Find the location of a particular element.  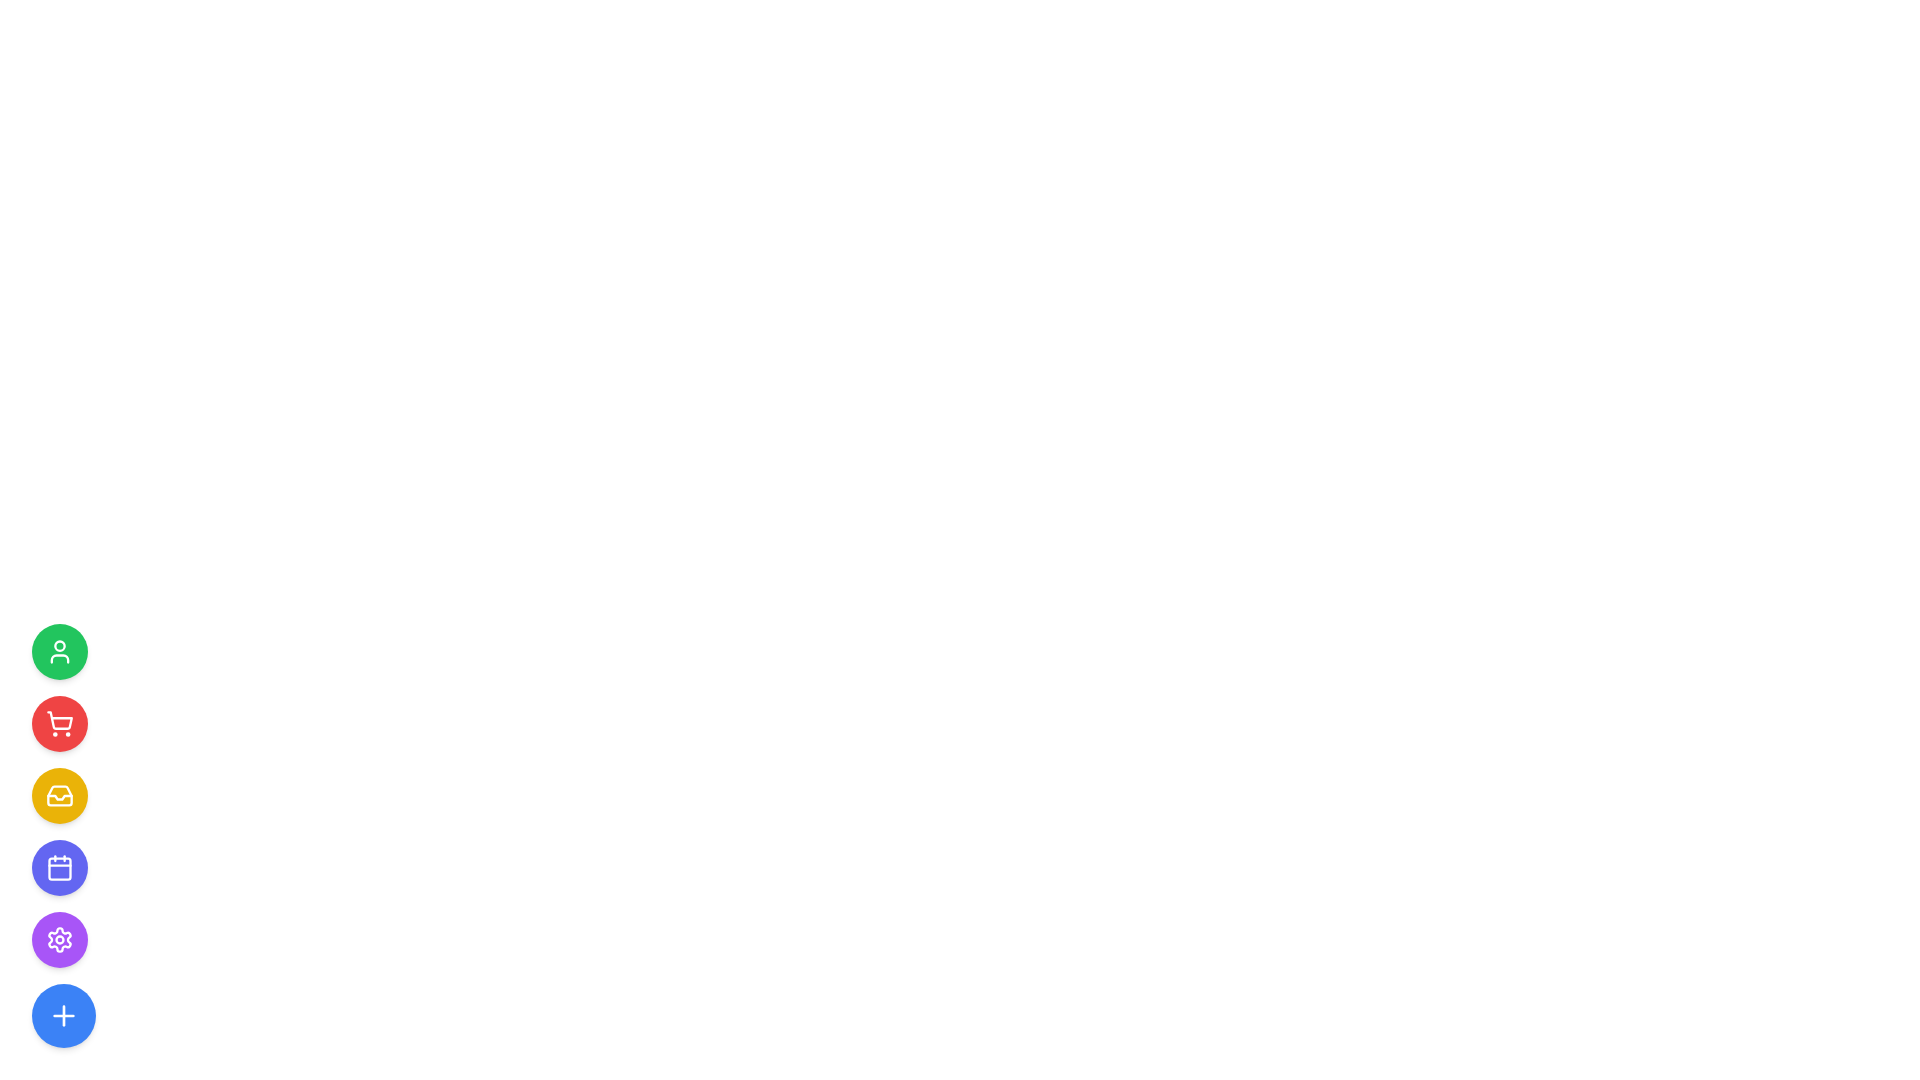

the calendar navigation button, which is the fifth button in a vertical stack on the left side of the interface is located at coordinates (59, 866).